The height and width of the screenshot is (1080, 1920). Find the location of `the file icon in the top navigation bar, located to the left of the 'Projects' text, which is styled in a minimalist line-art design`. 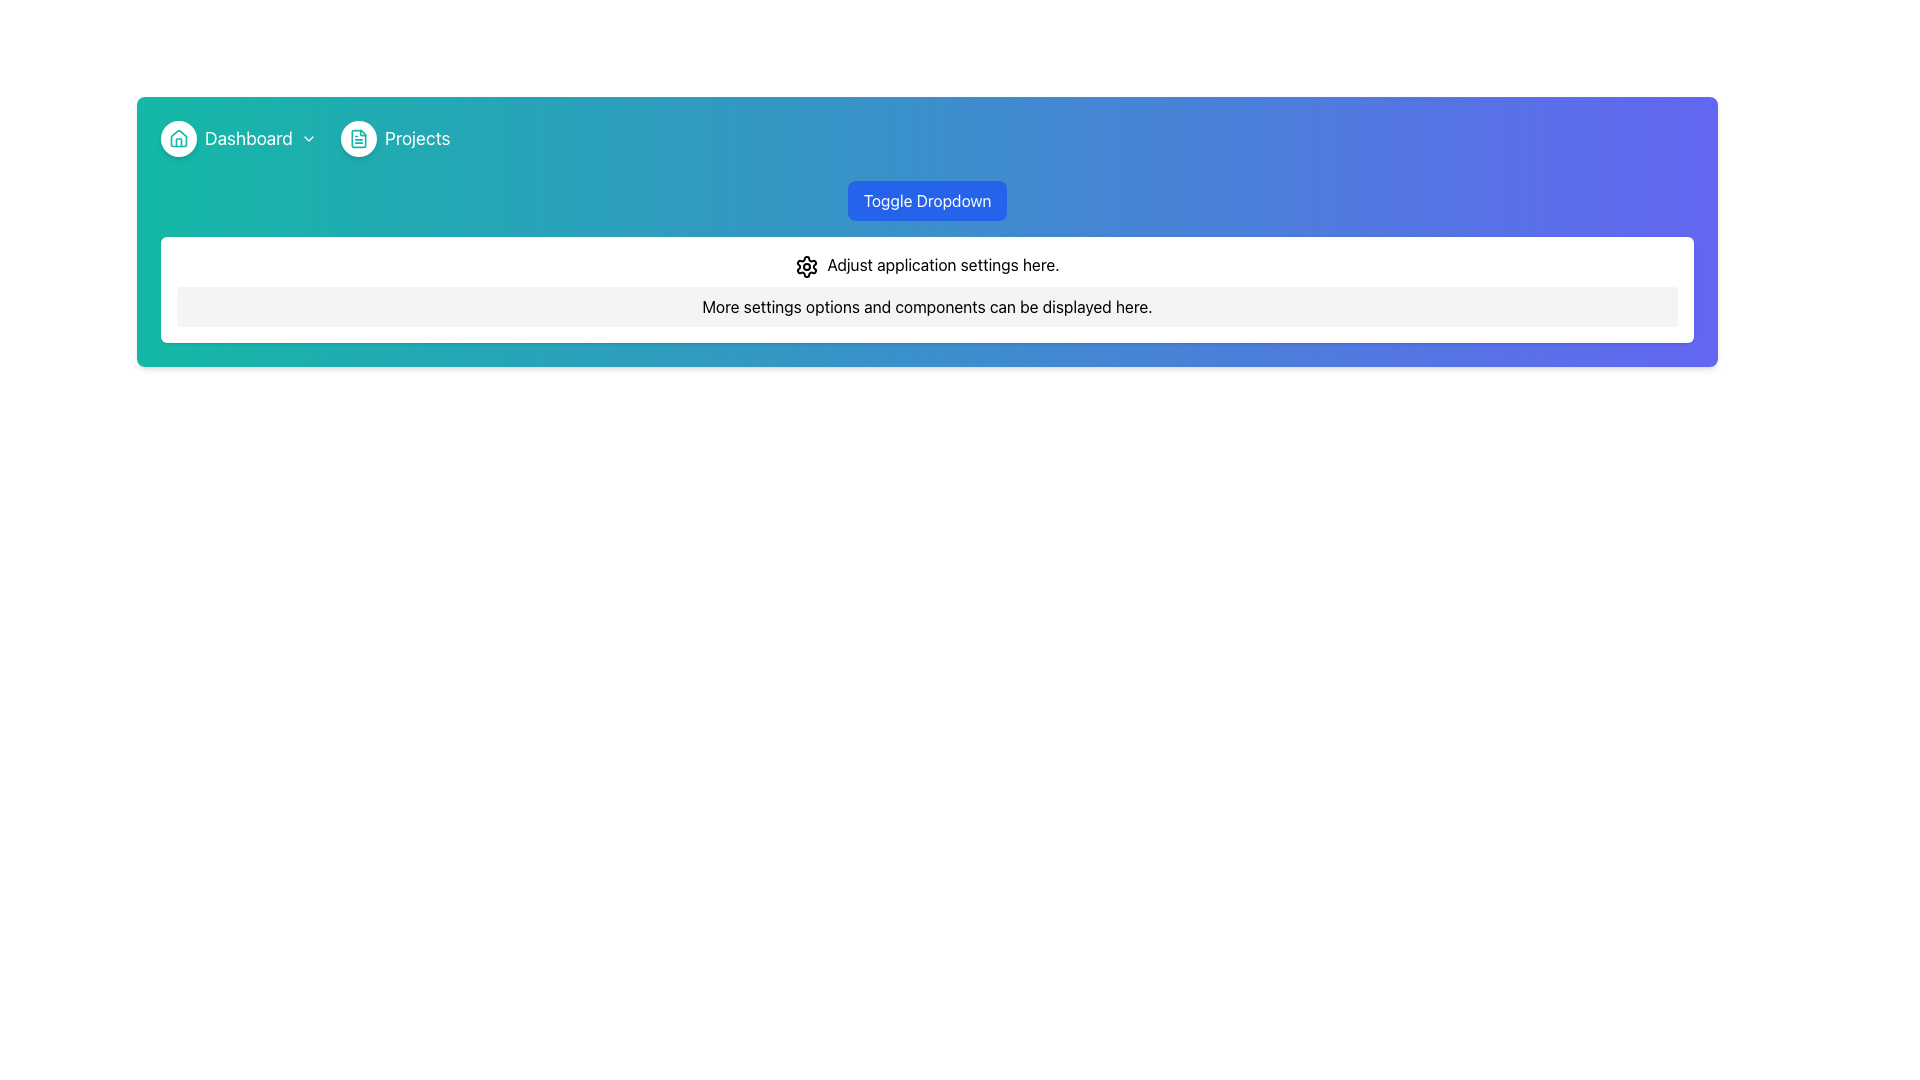

the file icon in the top navigation bar, located to the left of the 'Projects' text, which is styled in a minimalist line-art design is located at coordinates (358, 137).